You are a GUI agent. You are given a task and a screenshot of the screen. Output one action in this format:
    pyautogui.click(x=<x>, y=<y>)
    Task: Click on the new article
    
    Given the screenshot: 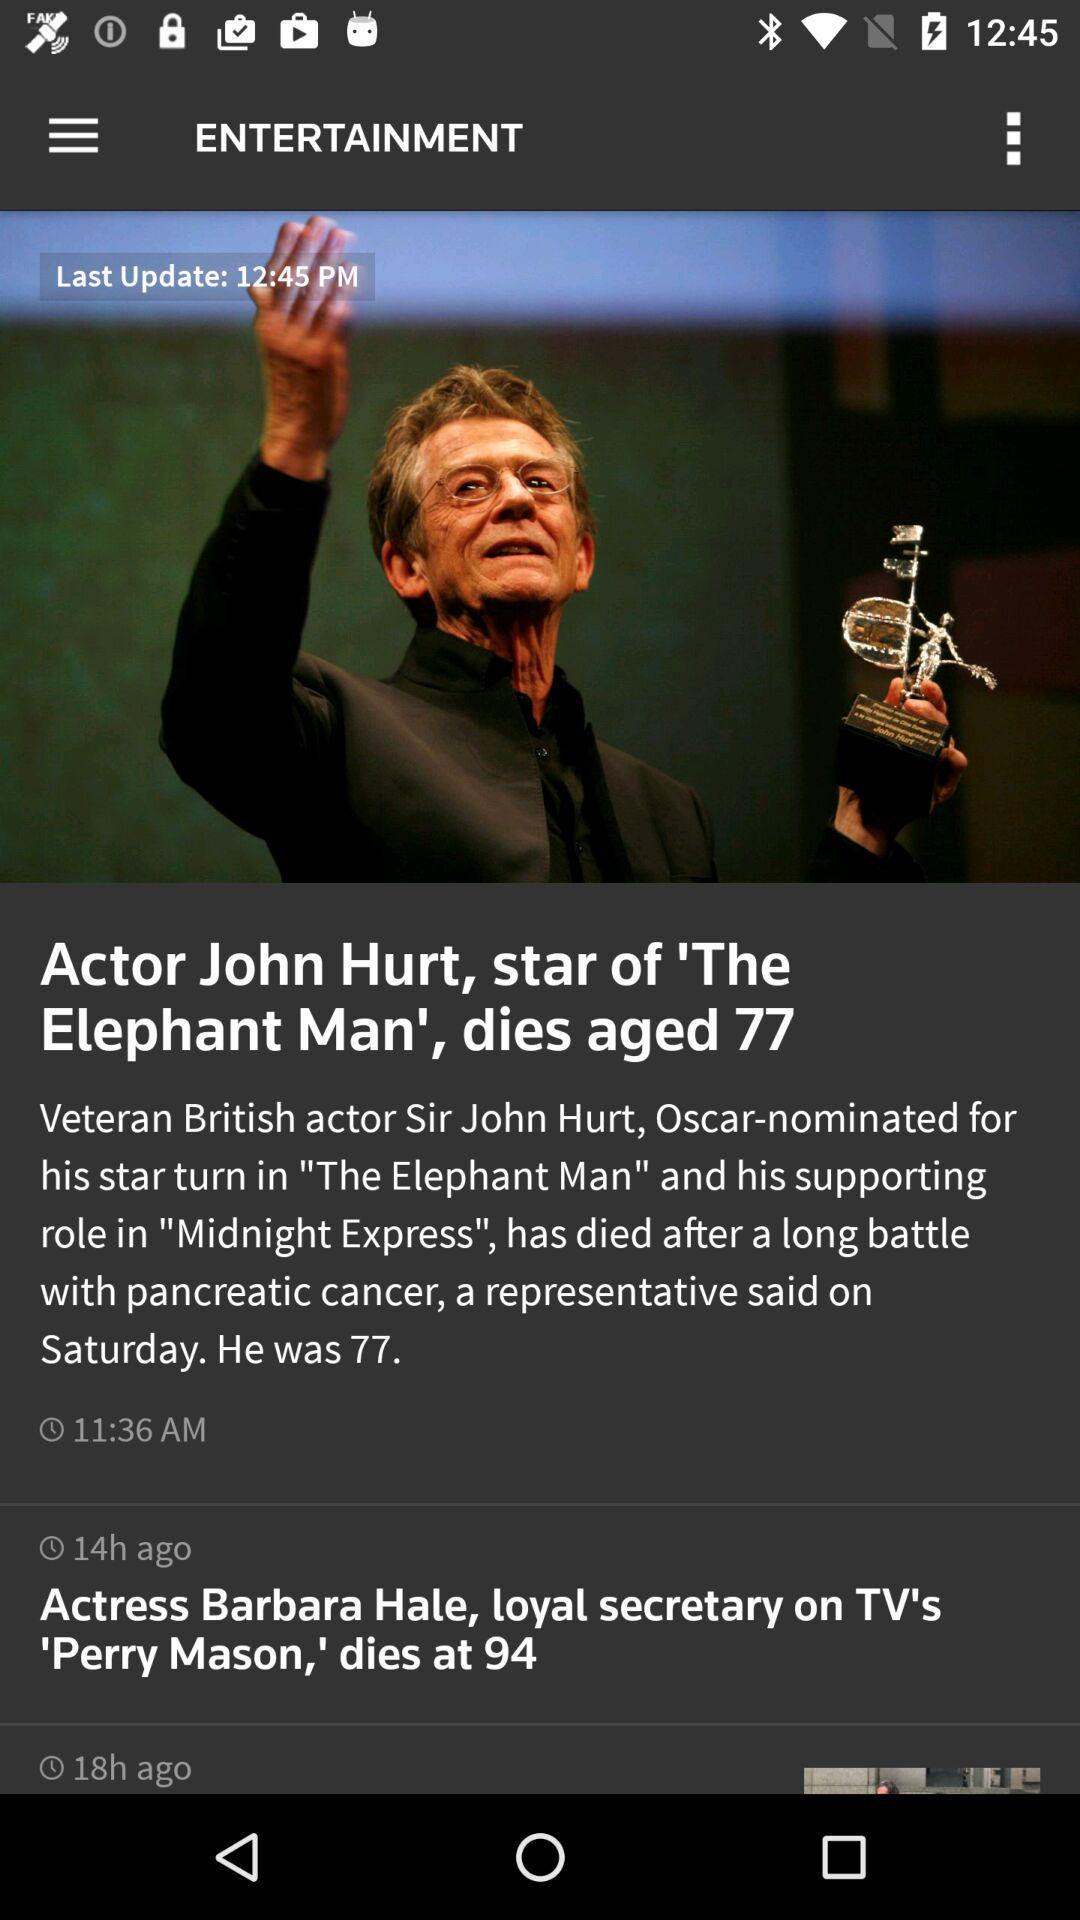 What is the action you would take?
    pyautogui.click(x=540, y=1603)
    